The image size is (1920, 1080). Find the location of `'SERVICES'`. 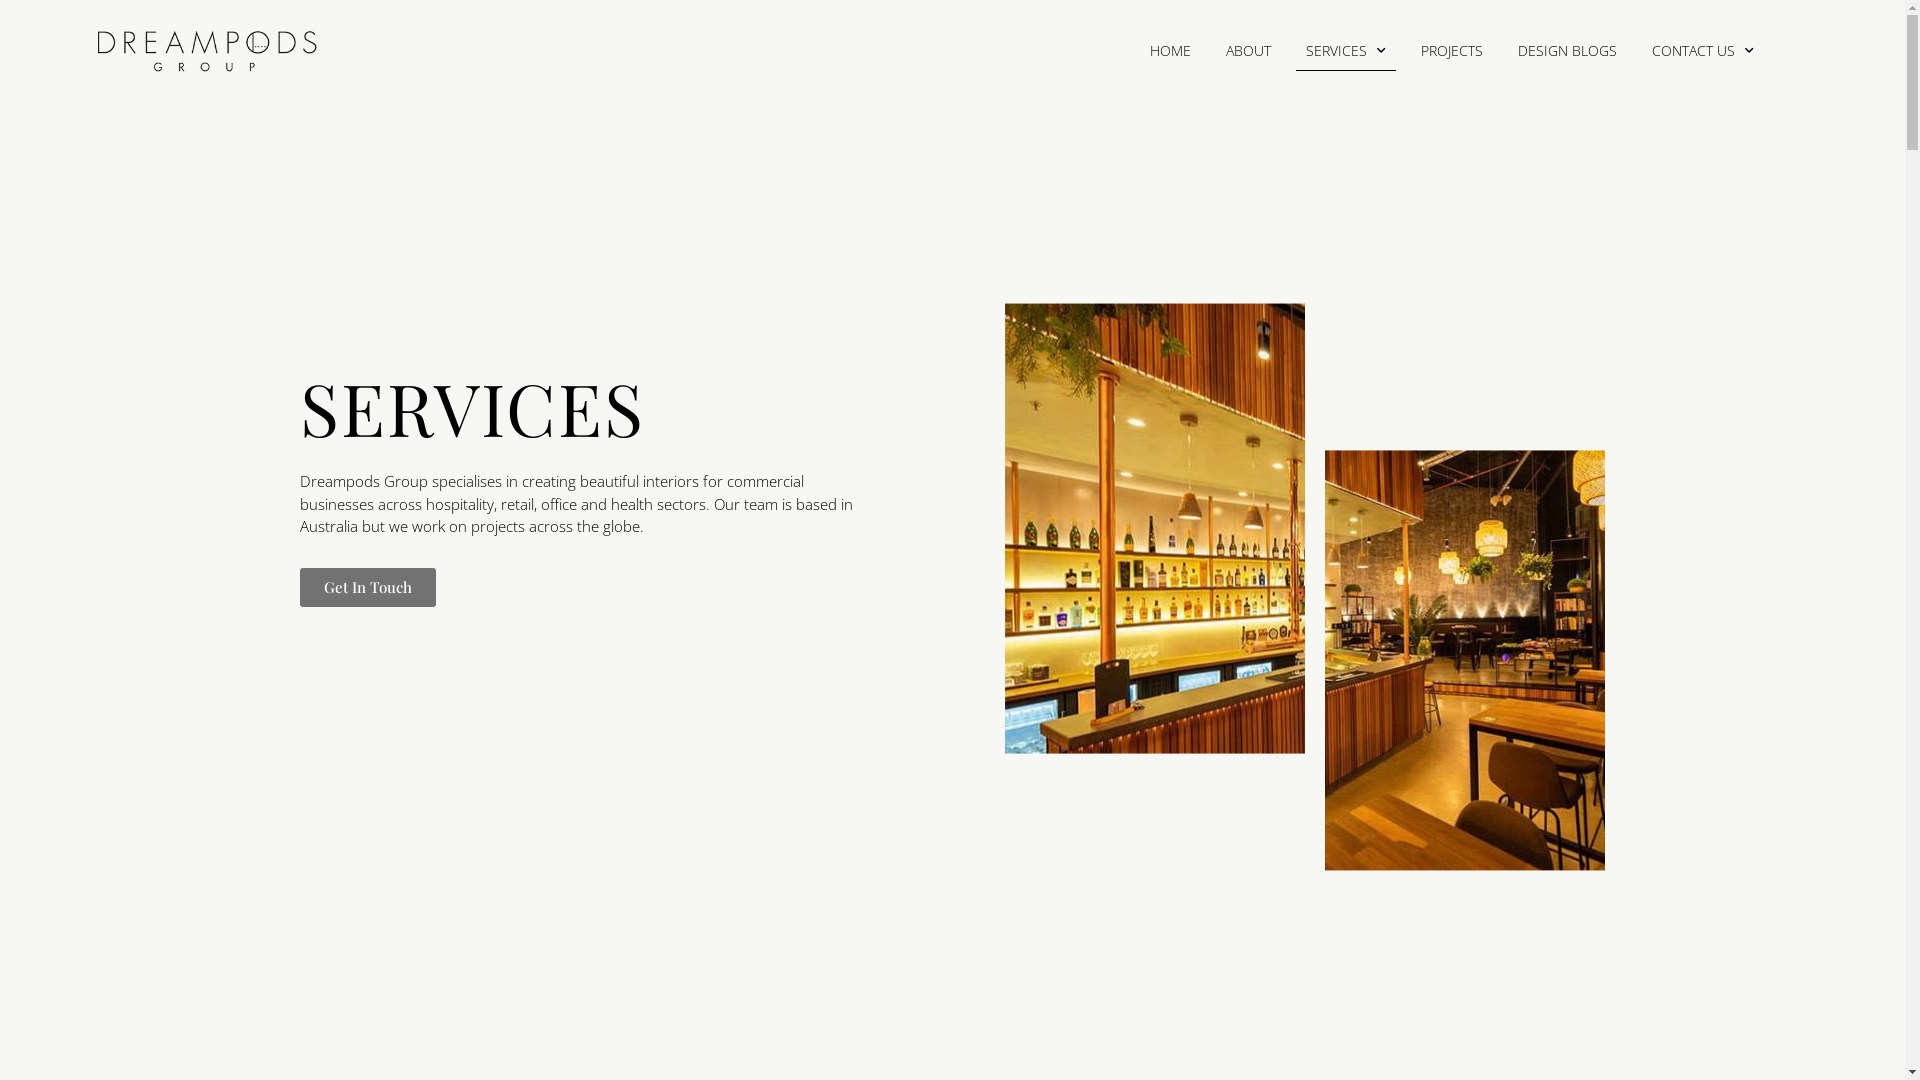

'SERVICES' is located at coordinates (1345, 49).